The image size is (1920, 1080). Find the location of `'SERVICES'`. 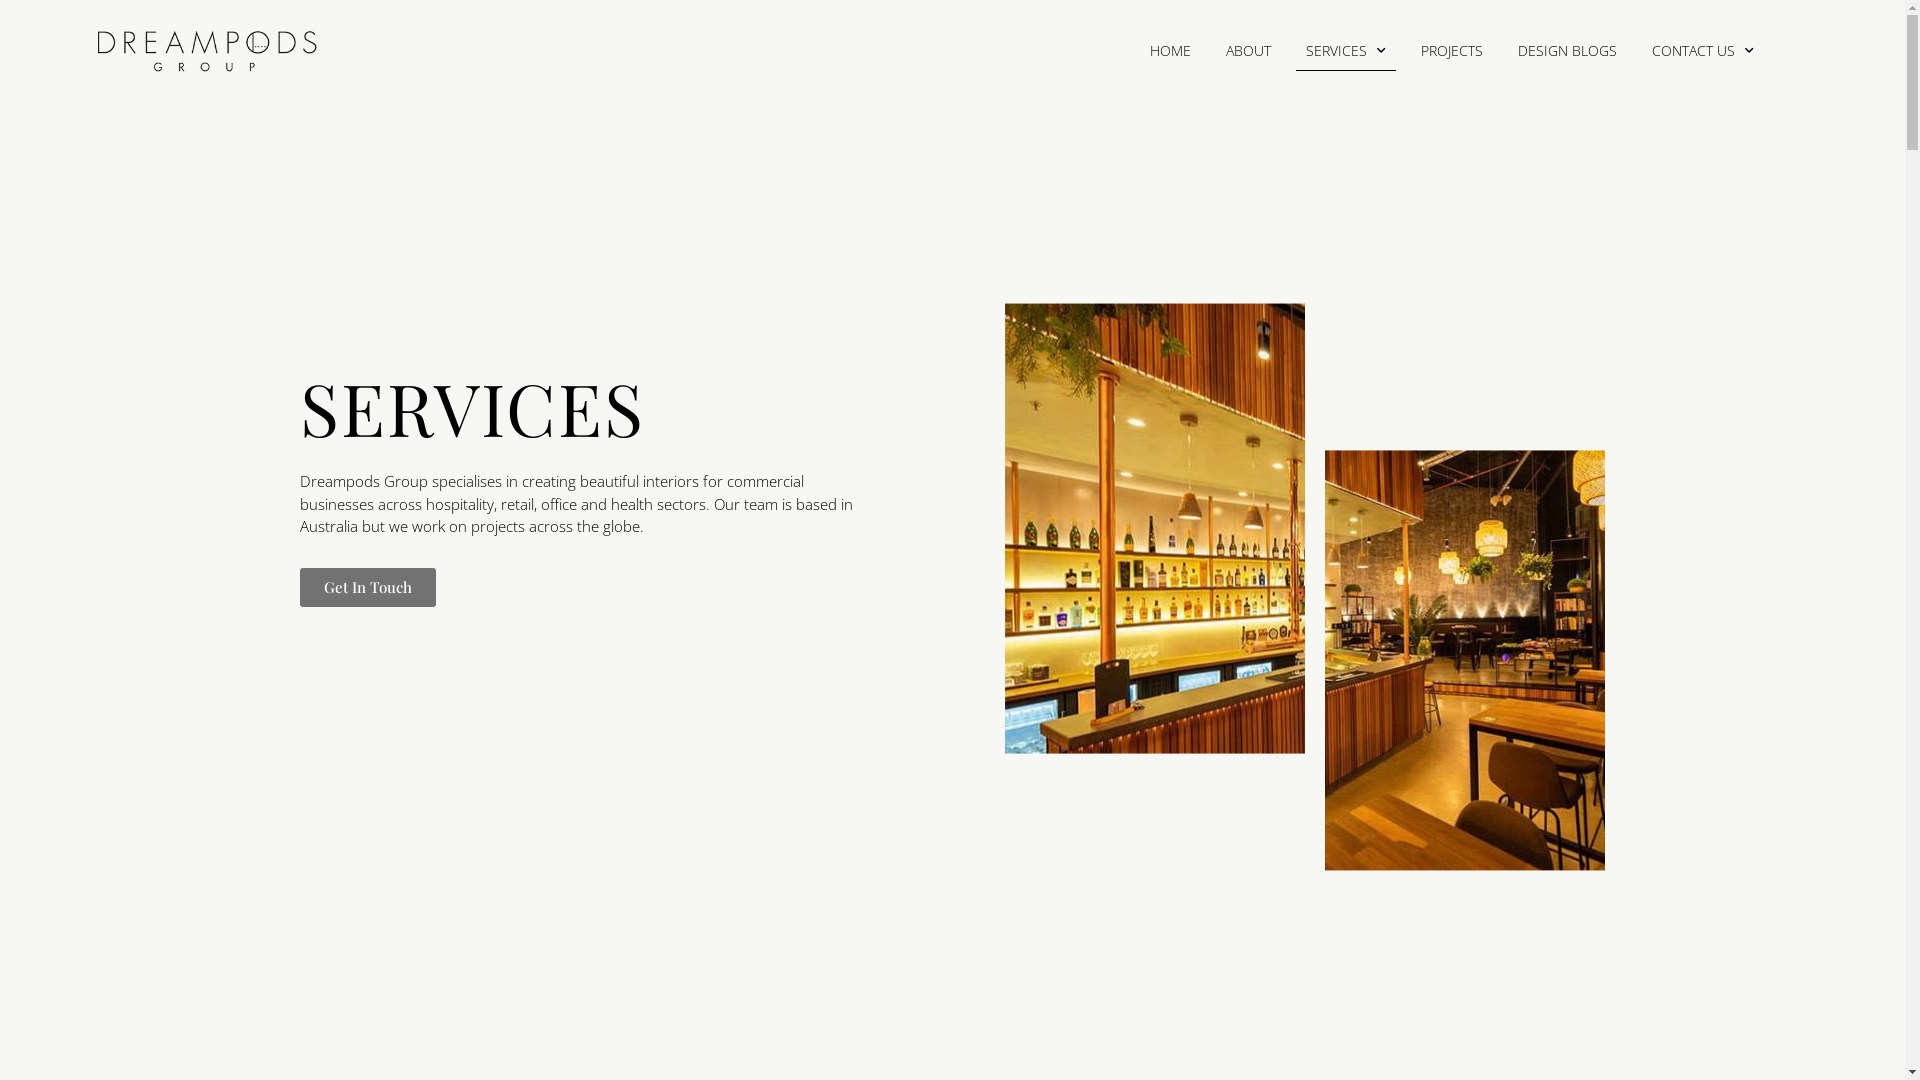

'SERVICES' is located at coordinates (1345, 49).